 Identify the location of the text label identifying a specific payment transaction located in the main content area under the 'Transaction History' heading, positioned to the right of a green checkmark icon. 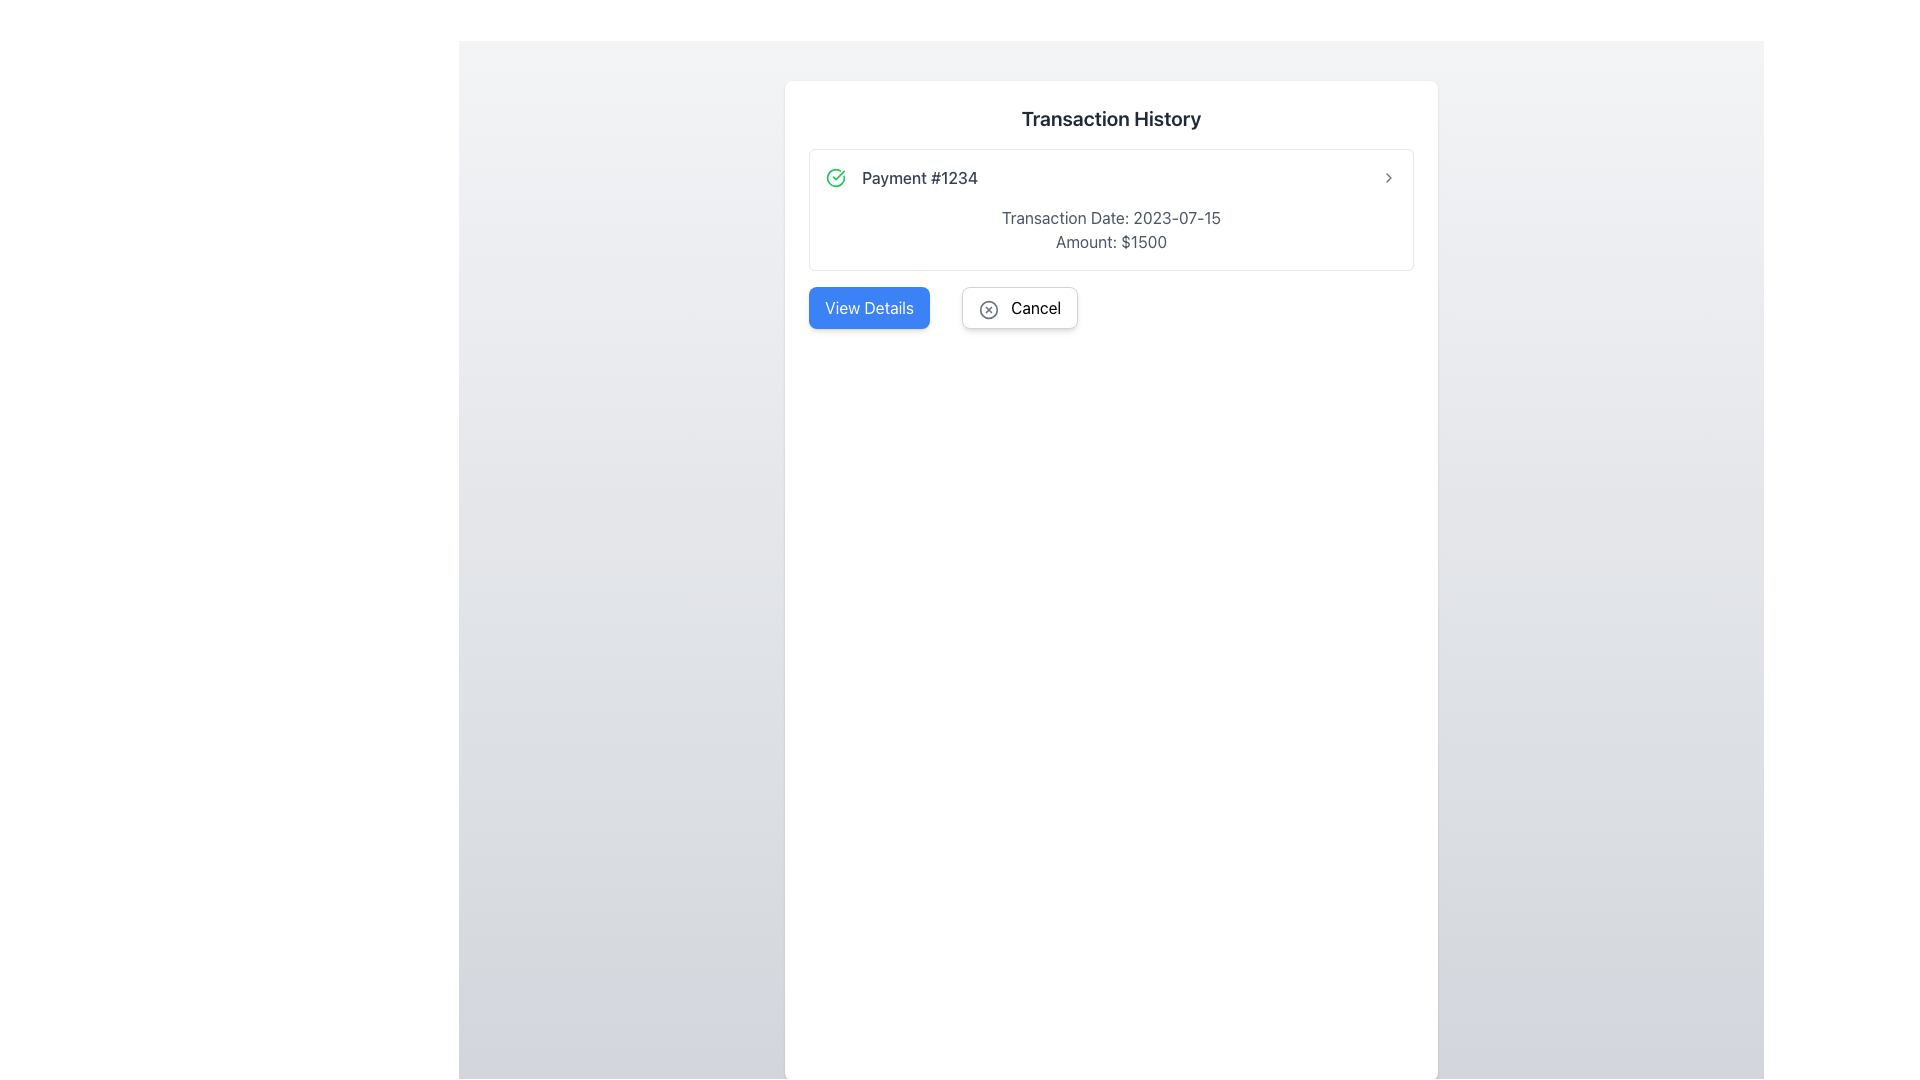
(919, 176).